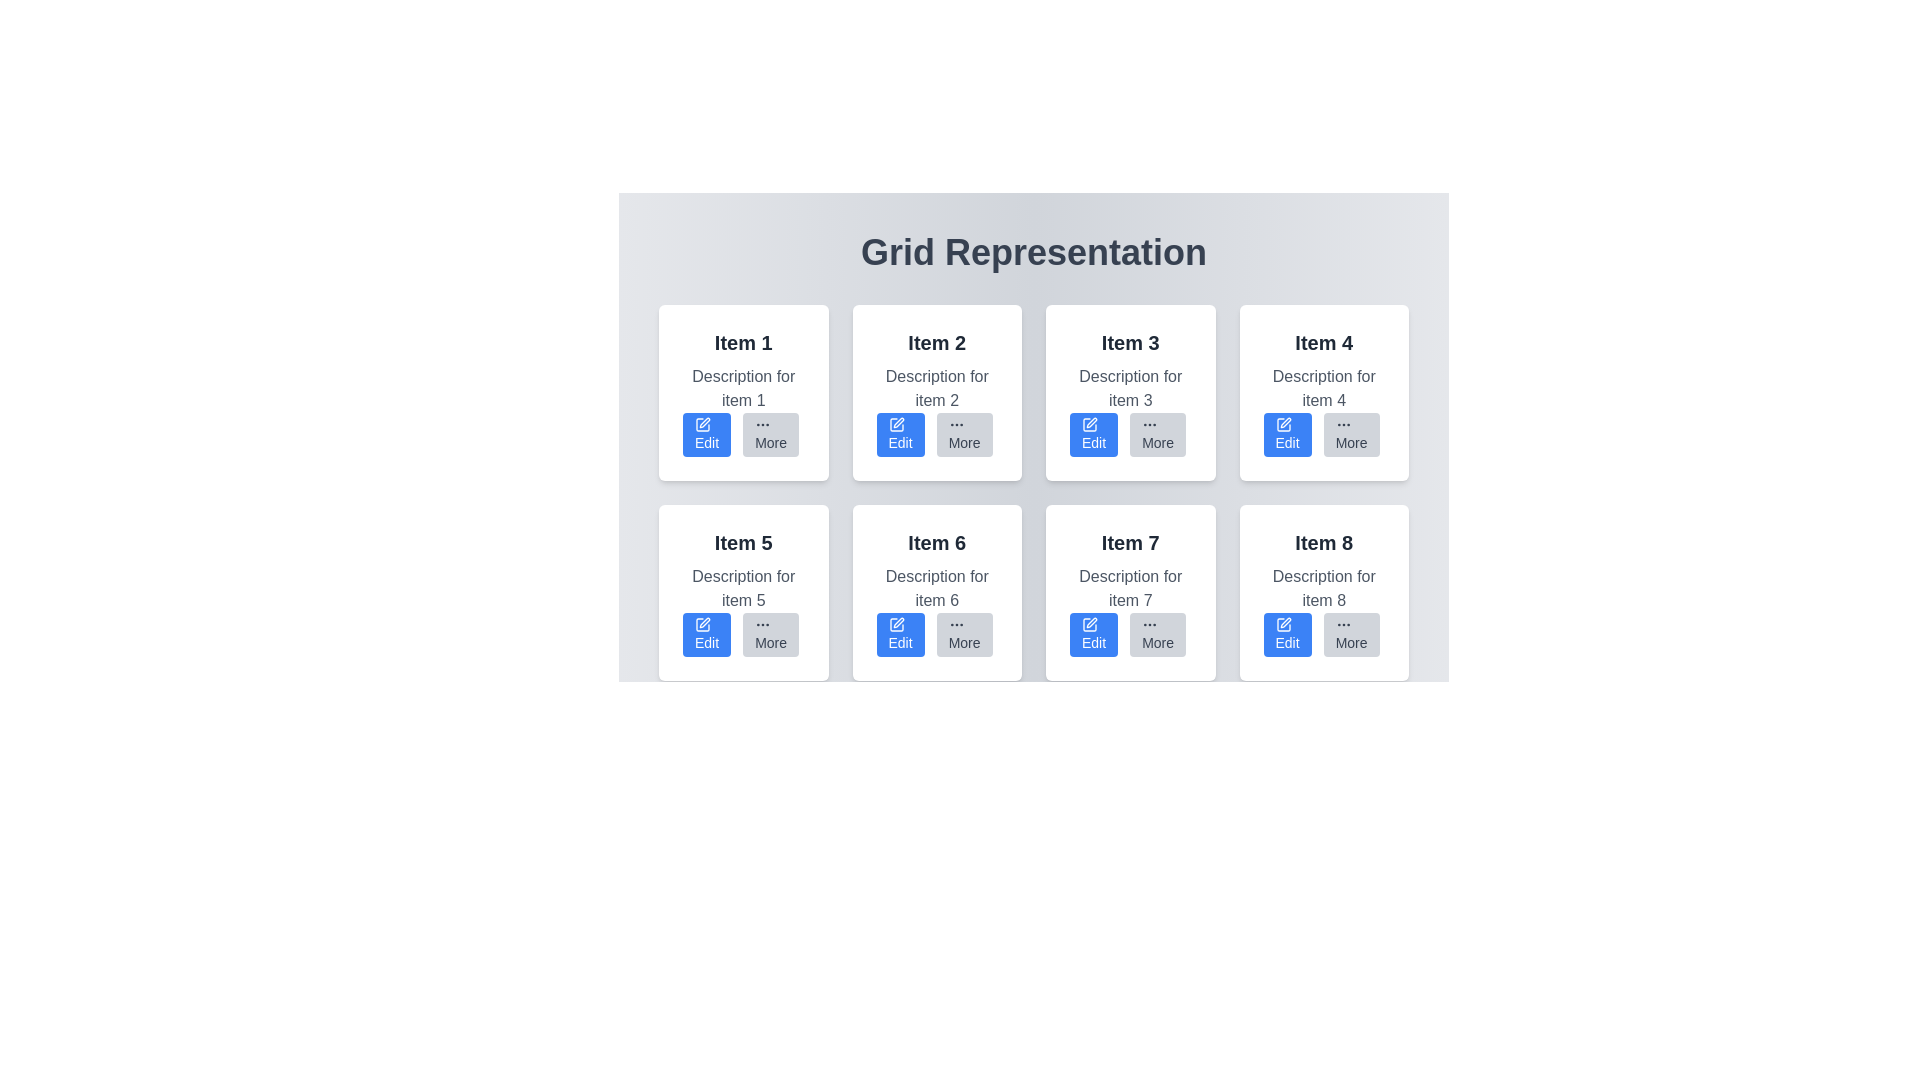 The image size is (1920, 1080). Describe the element at coordinates (1033, 252) in the screenshot. I see `the title text element that says 'Grid Representation', which is styled in large, bold gray font and located at the top of the grid layout` at that location.